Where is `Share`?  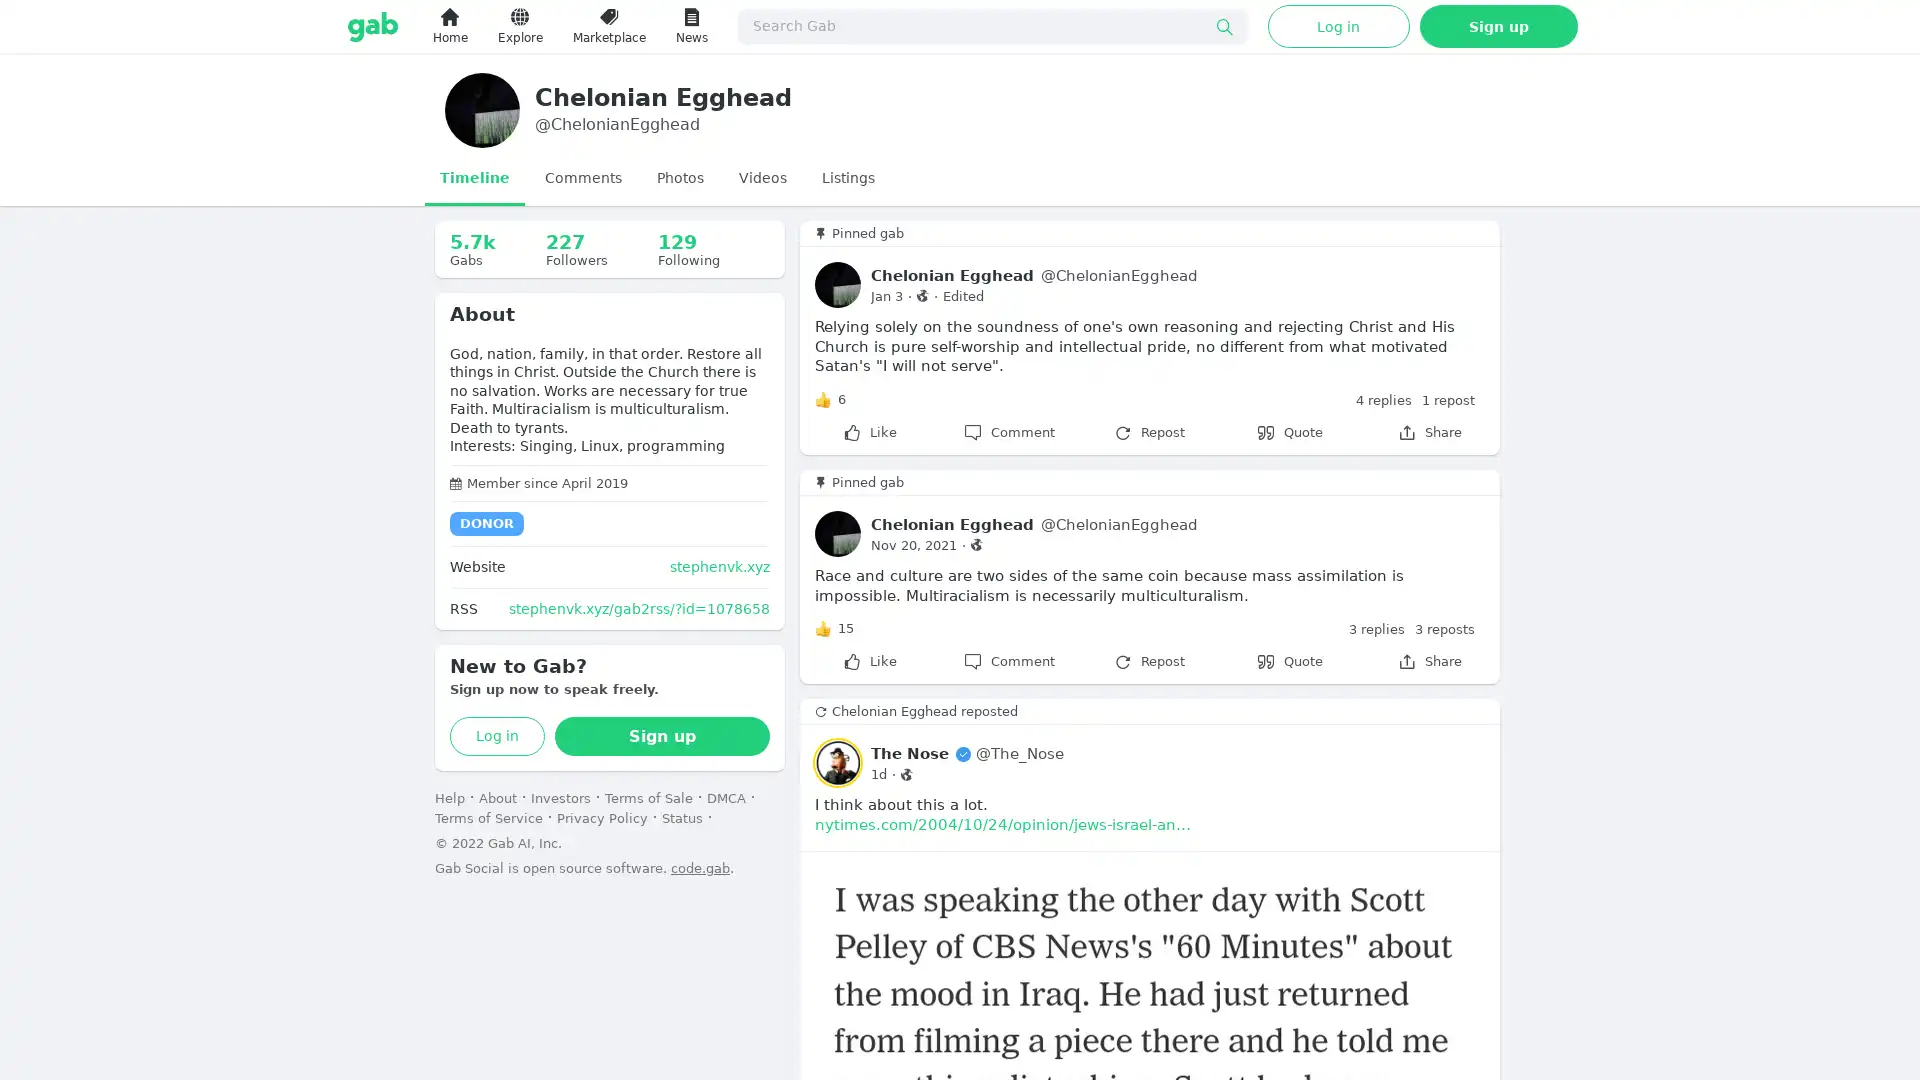 Share is located at coordinates (1429, 431).